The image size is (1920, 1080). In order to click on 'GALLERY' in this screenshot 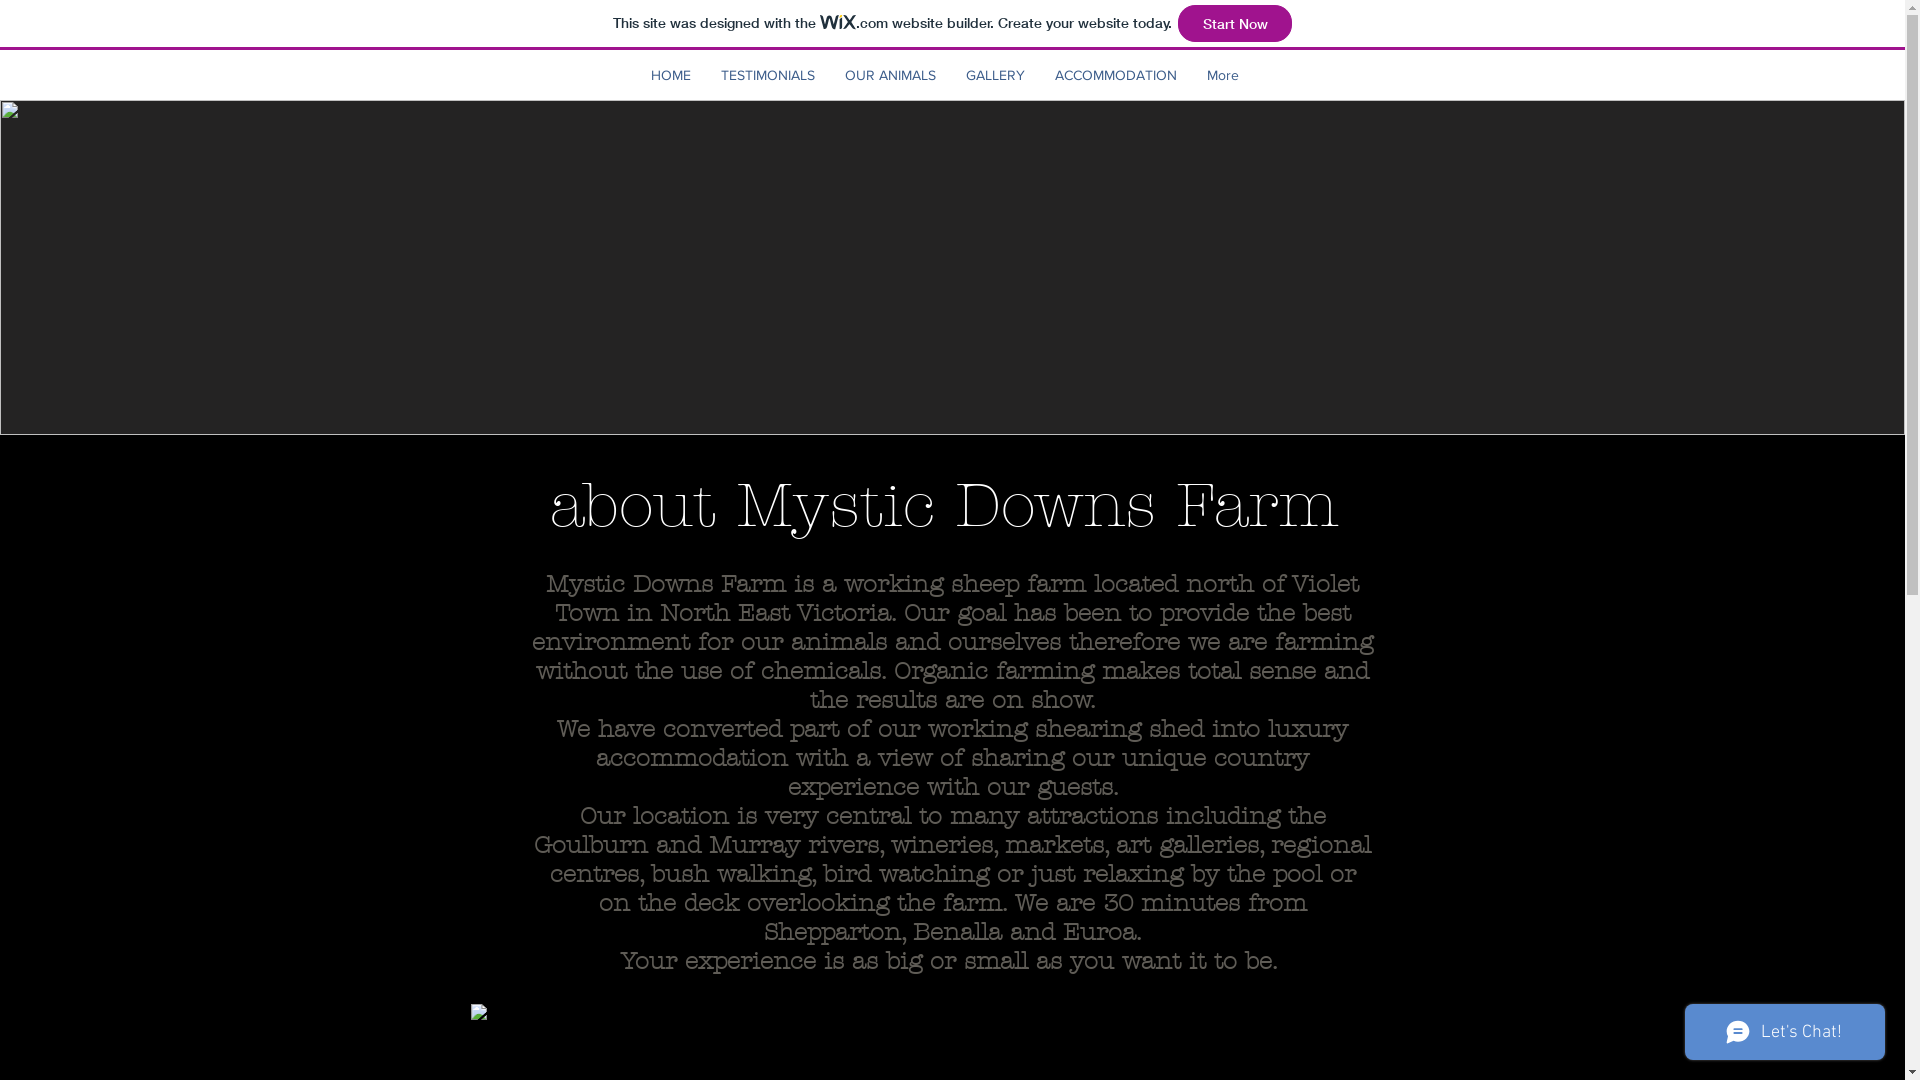, I will do `click(949, 73)`.